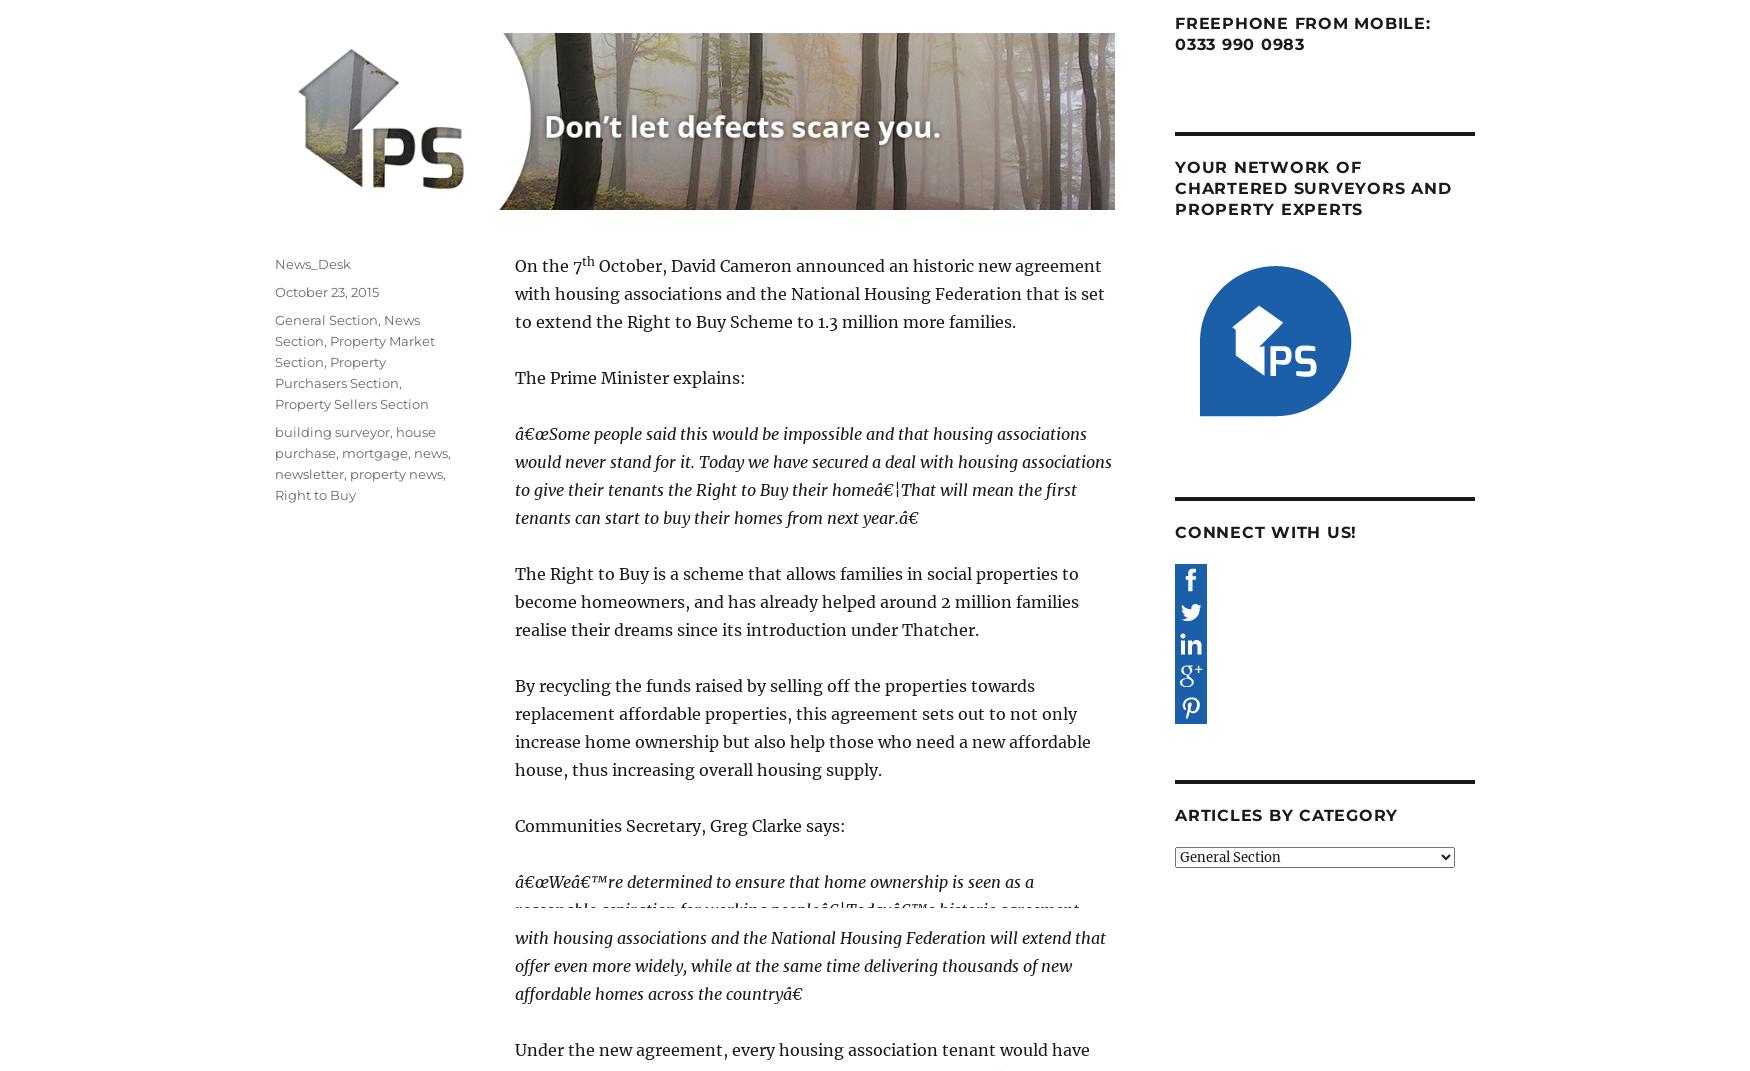 The height and width of the screenshot is (1071, 1750). I want to click on 'Freephone from mobile: 0333 990 0983', so click(1301, 32).